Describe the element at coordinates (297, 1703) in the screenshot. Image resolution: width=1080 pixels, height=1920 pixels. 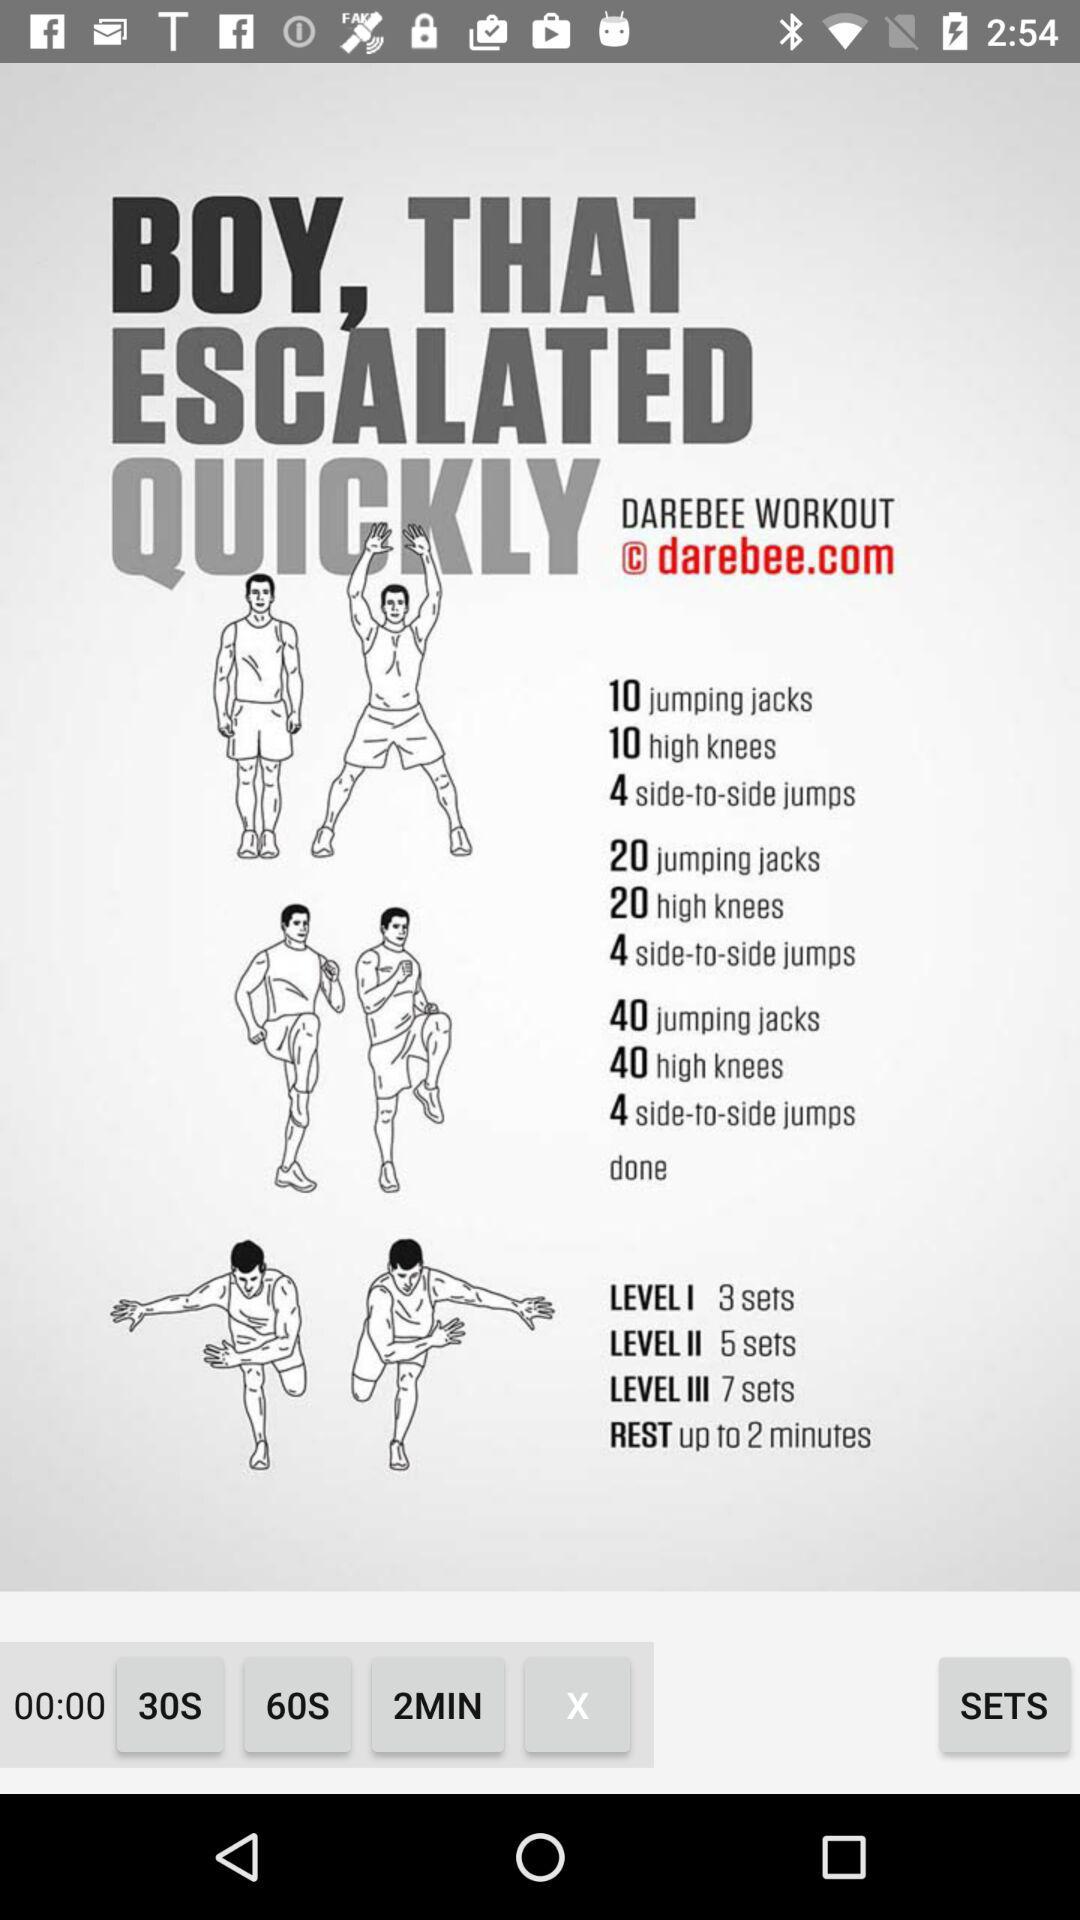
I see `the 60s icon` at that location.